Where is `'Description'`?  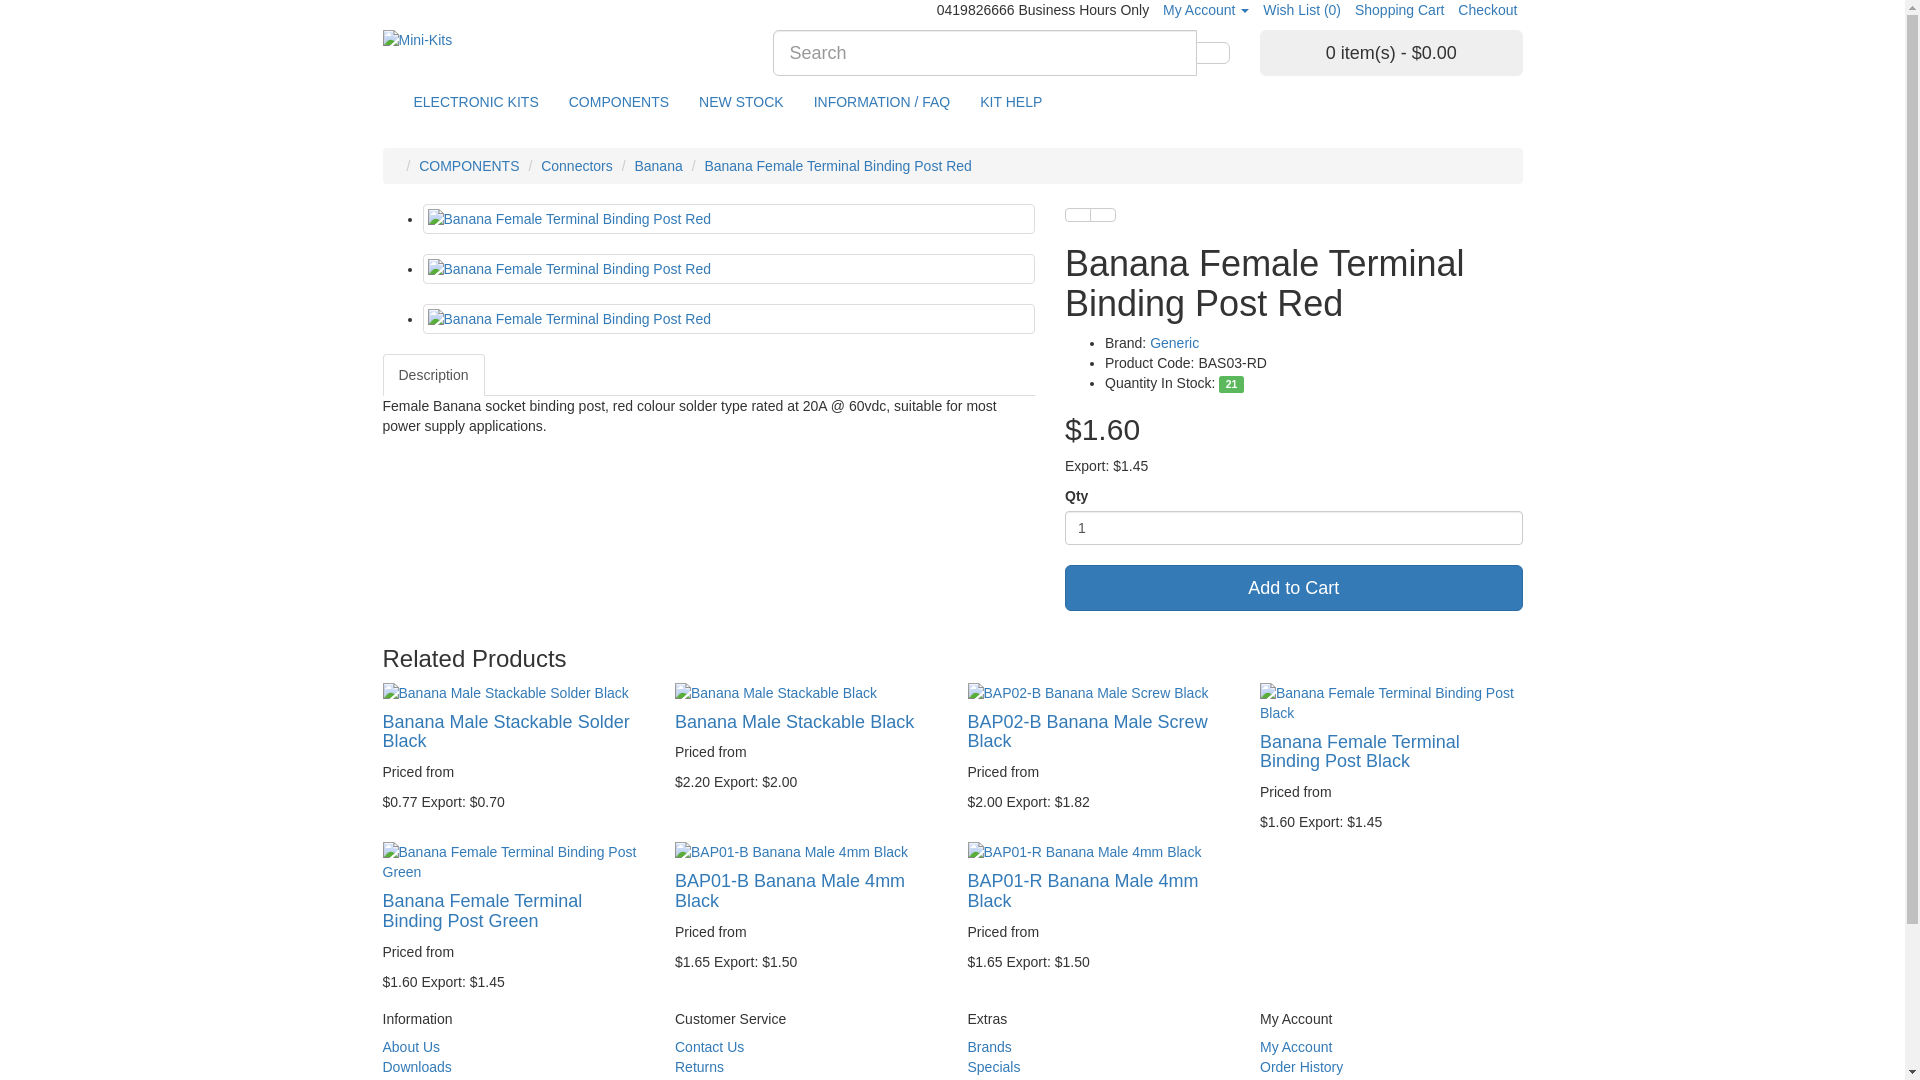 'Description' is located at coordinates (382, 374).